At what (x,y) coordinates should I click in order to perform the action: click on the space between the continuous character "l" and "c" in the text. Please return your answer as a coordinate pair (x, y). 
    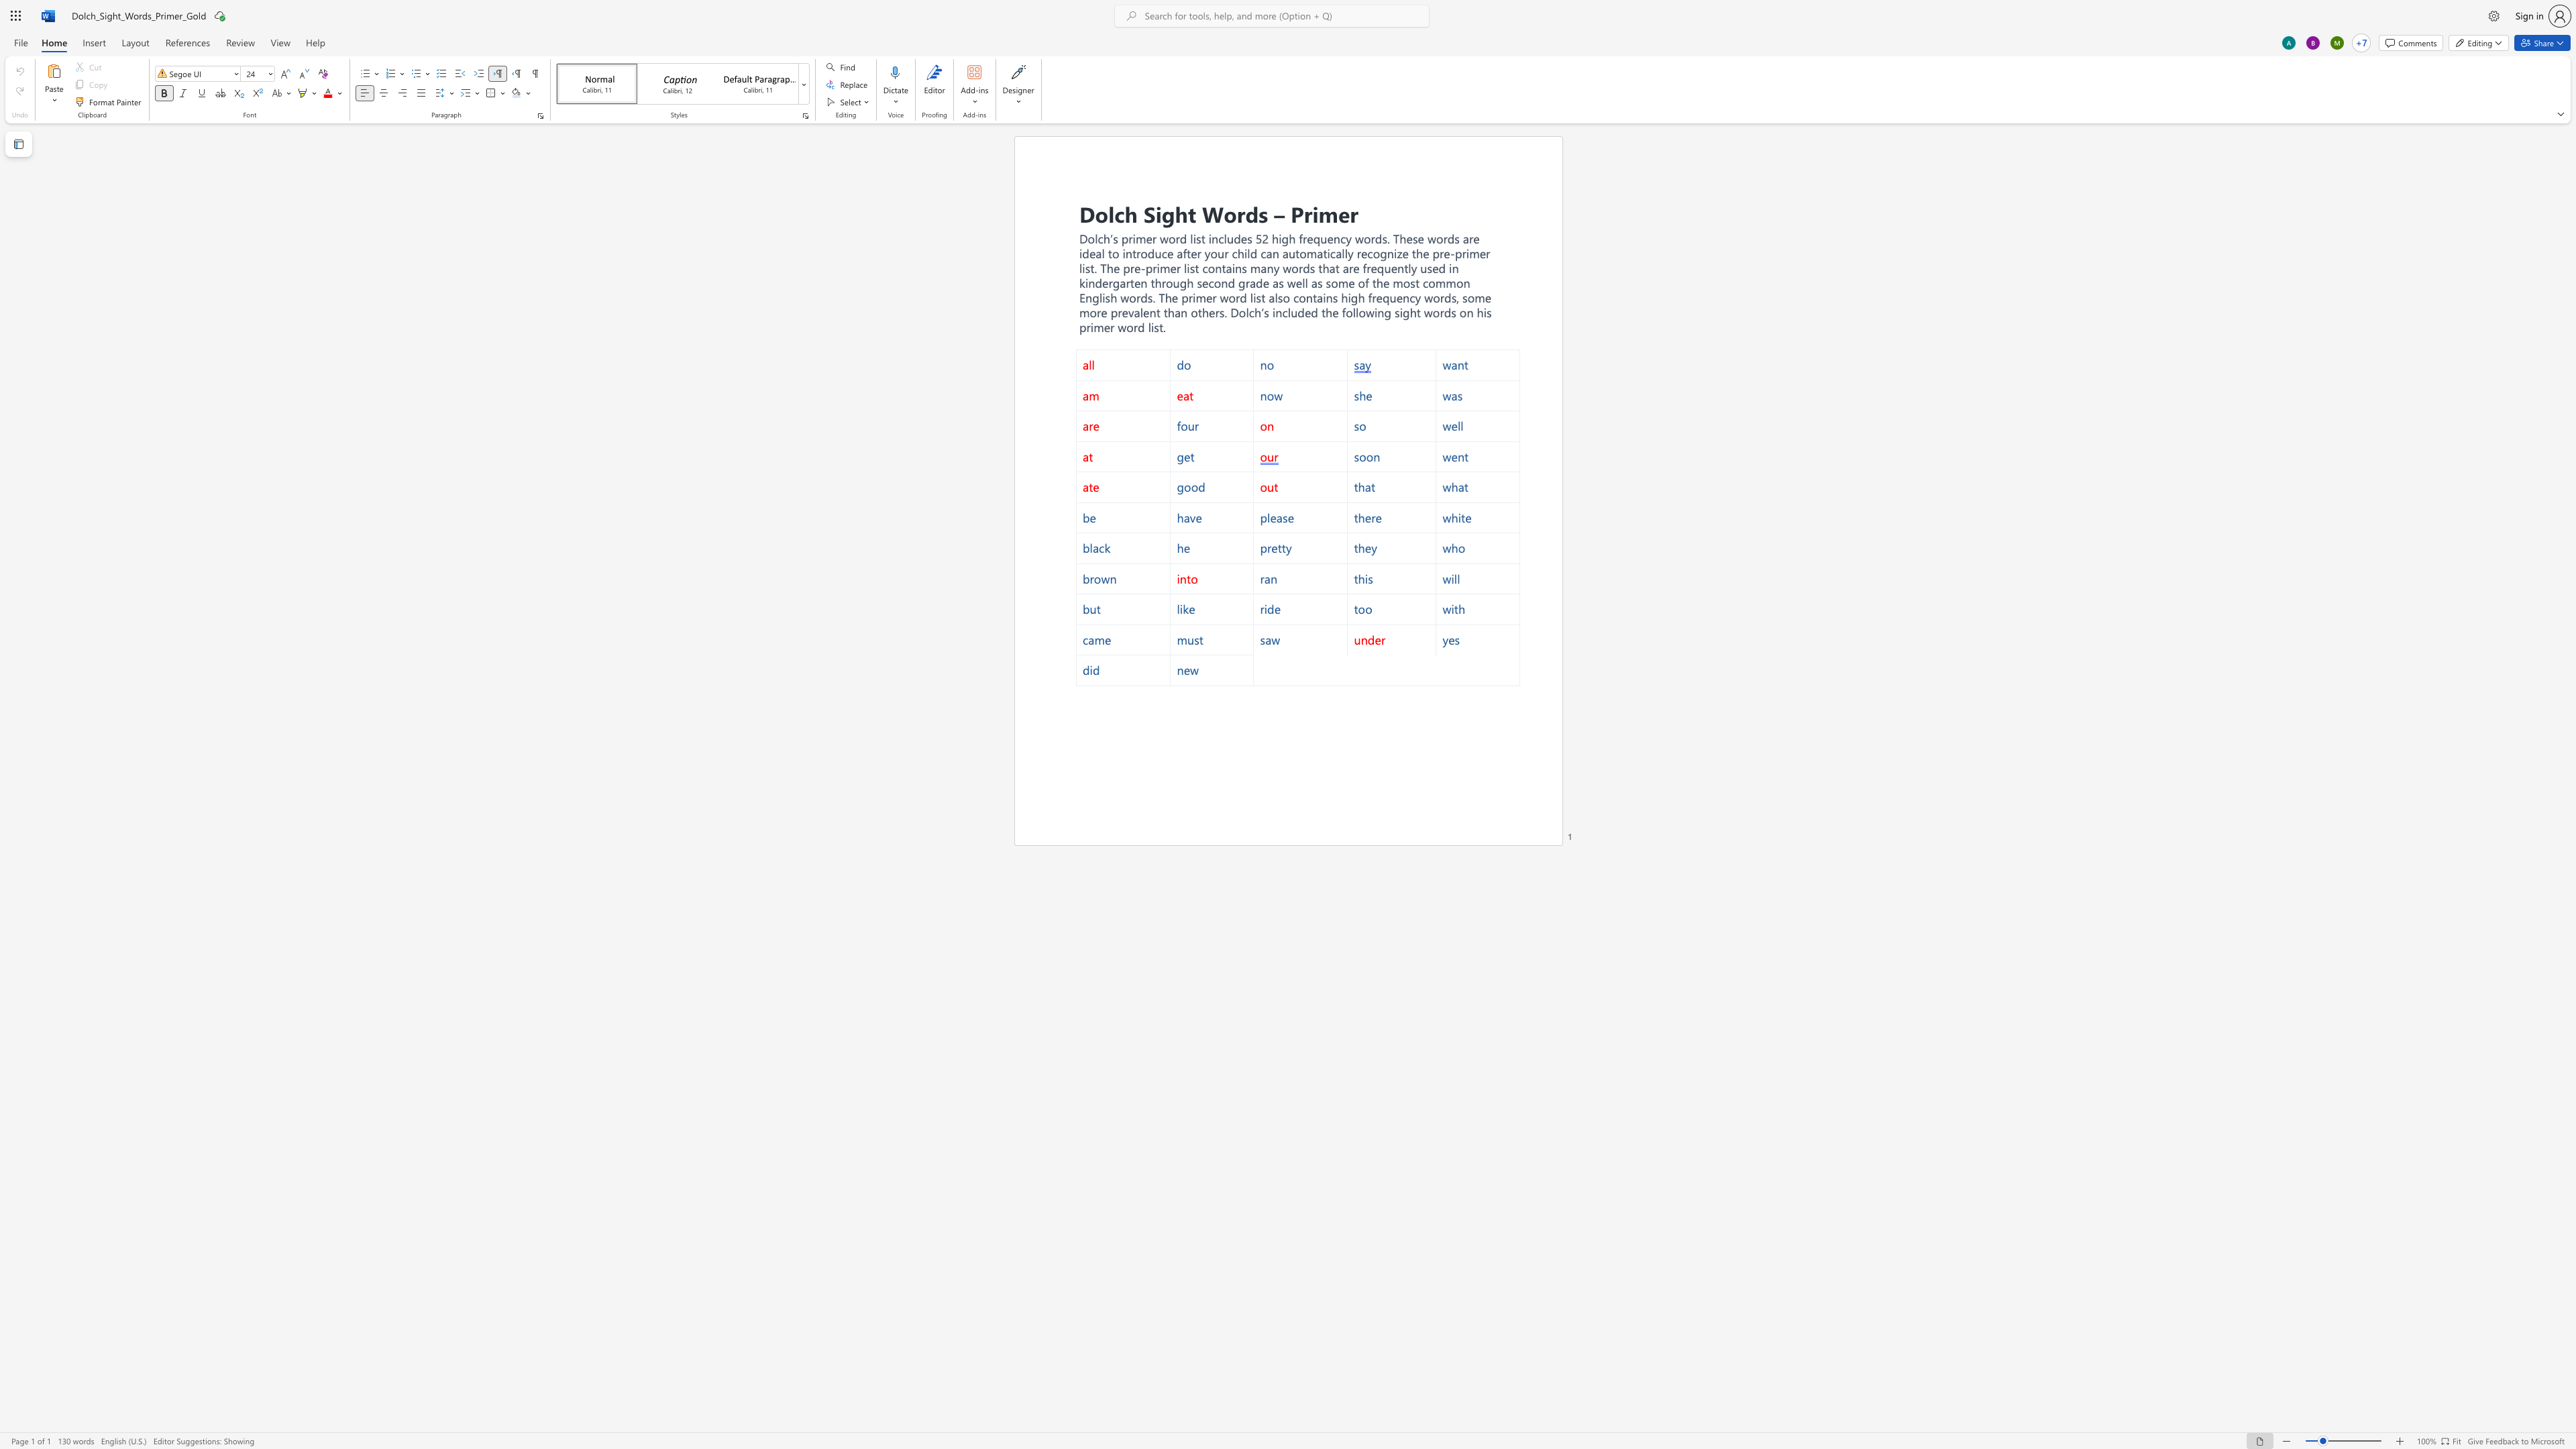
    Looking at the image, I should click on (1115, 213).